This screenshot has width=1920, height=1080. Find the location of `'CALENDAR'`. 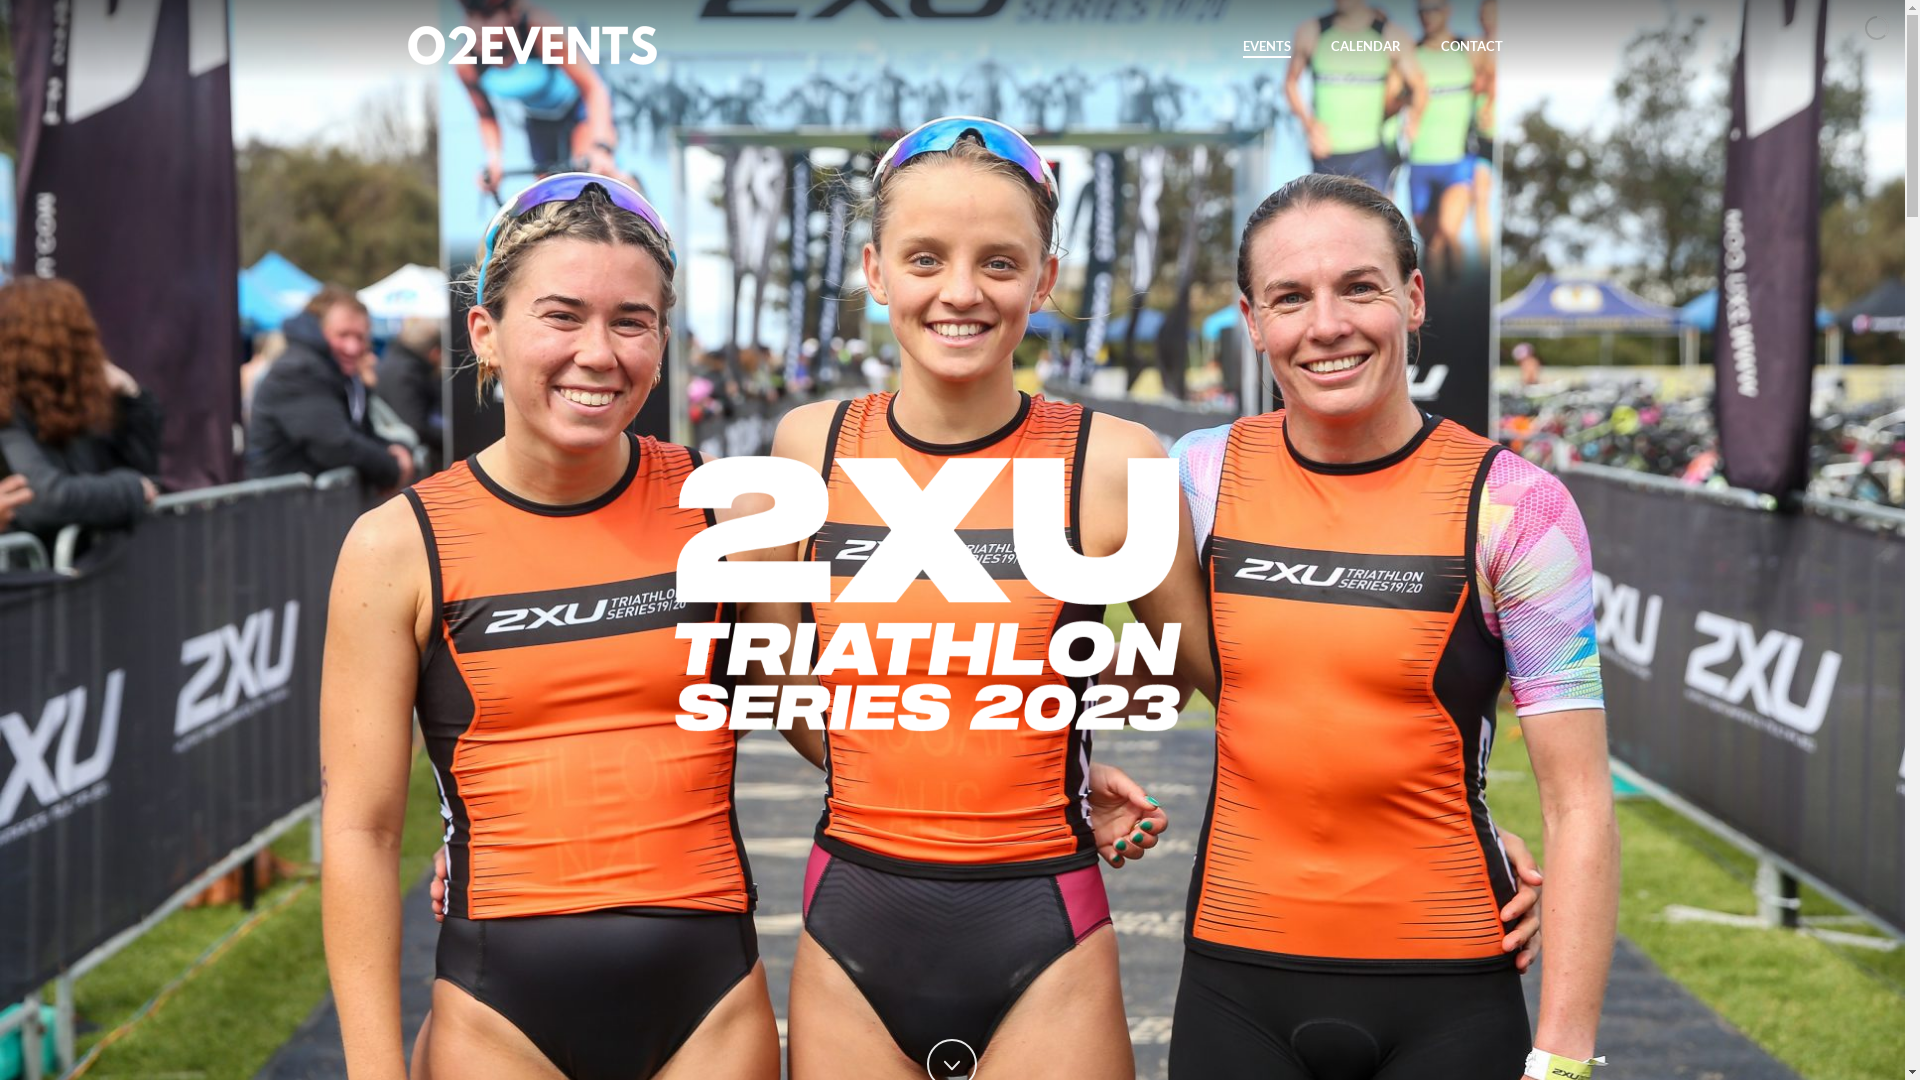

'CALENDAR' is located at coordinates (1363, 45).